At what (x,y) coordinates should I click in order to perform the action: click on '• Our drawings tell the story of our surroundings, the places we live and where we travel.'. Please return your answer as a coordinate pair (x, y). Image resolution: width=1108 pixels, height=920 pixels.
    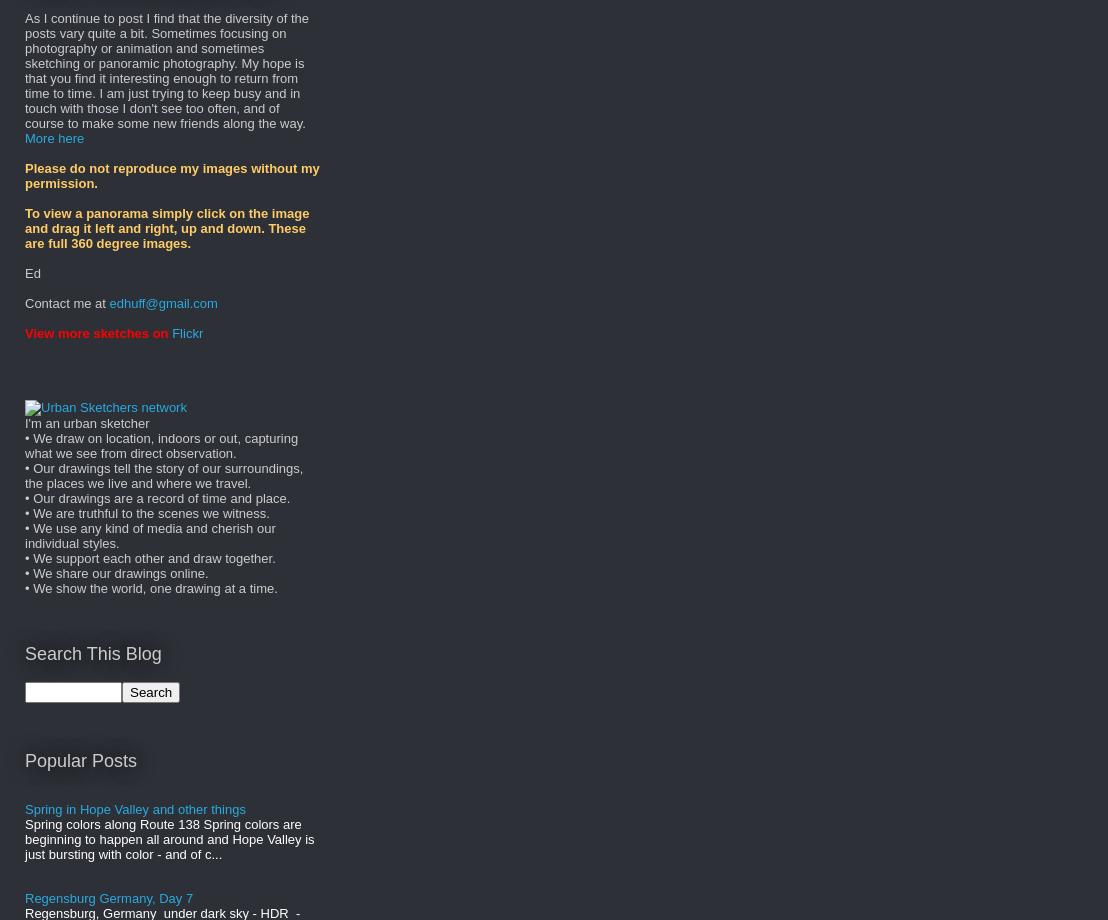
    Looking at the image, I should click on (25, 476).